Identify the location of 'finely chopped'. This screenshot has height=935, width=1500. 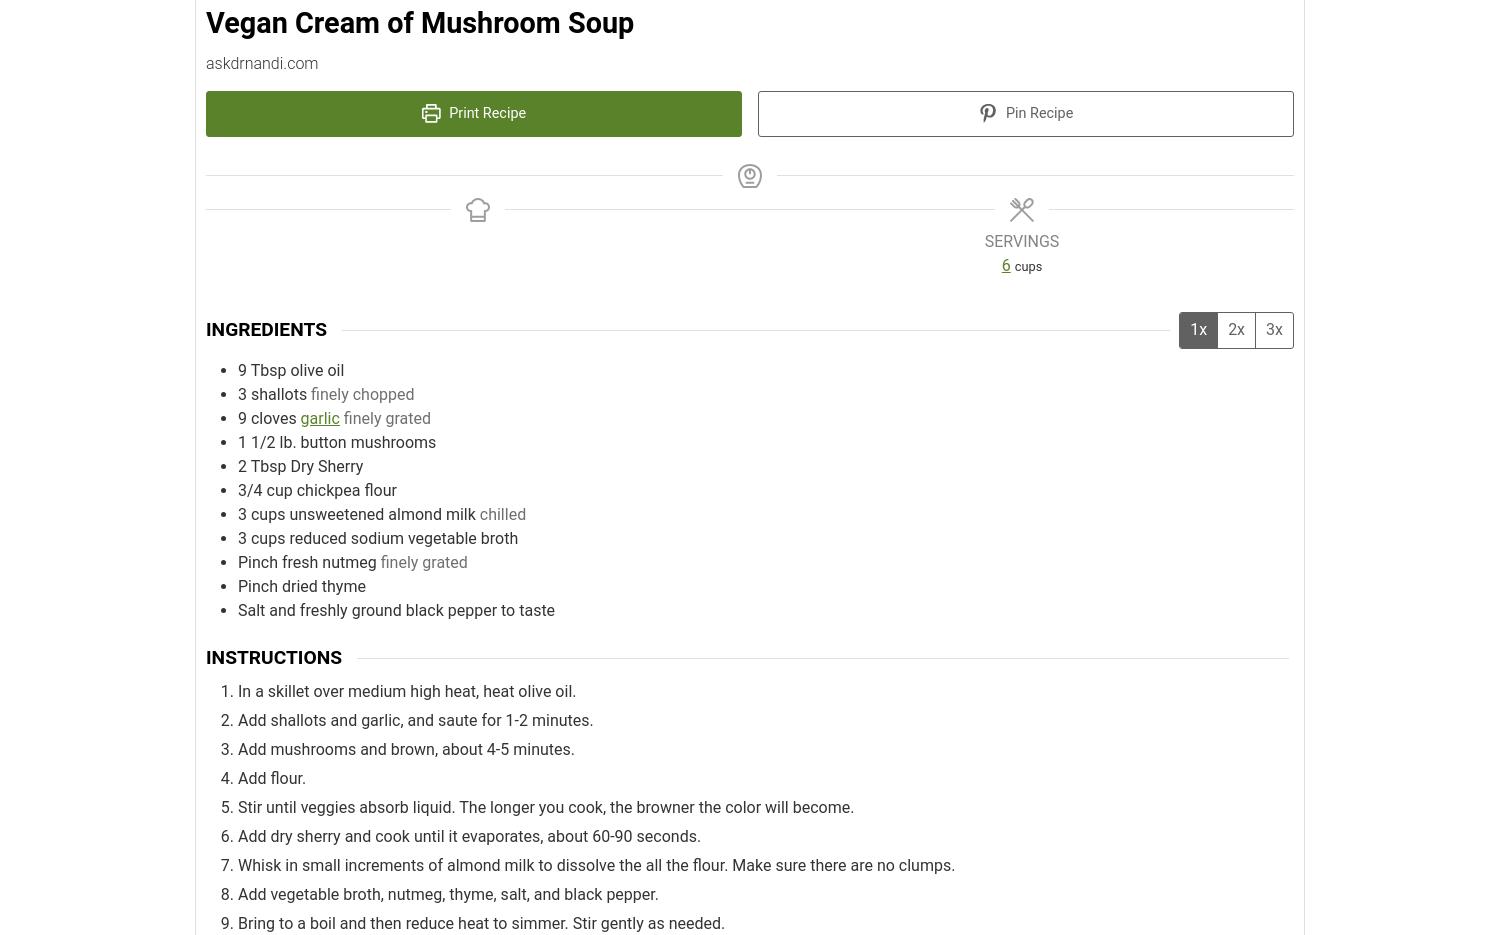
(361, 393).